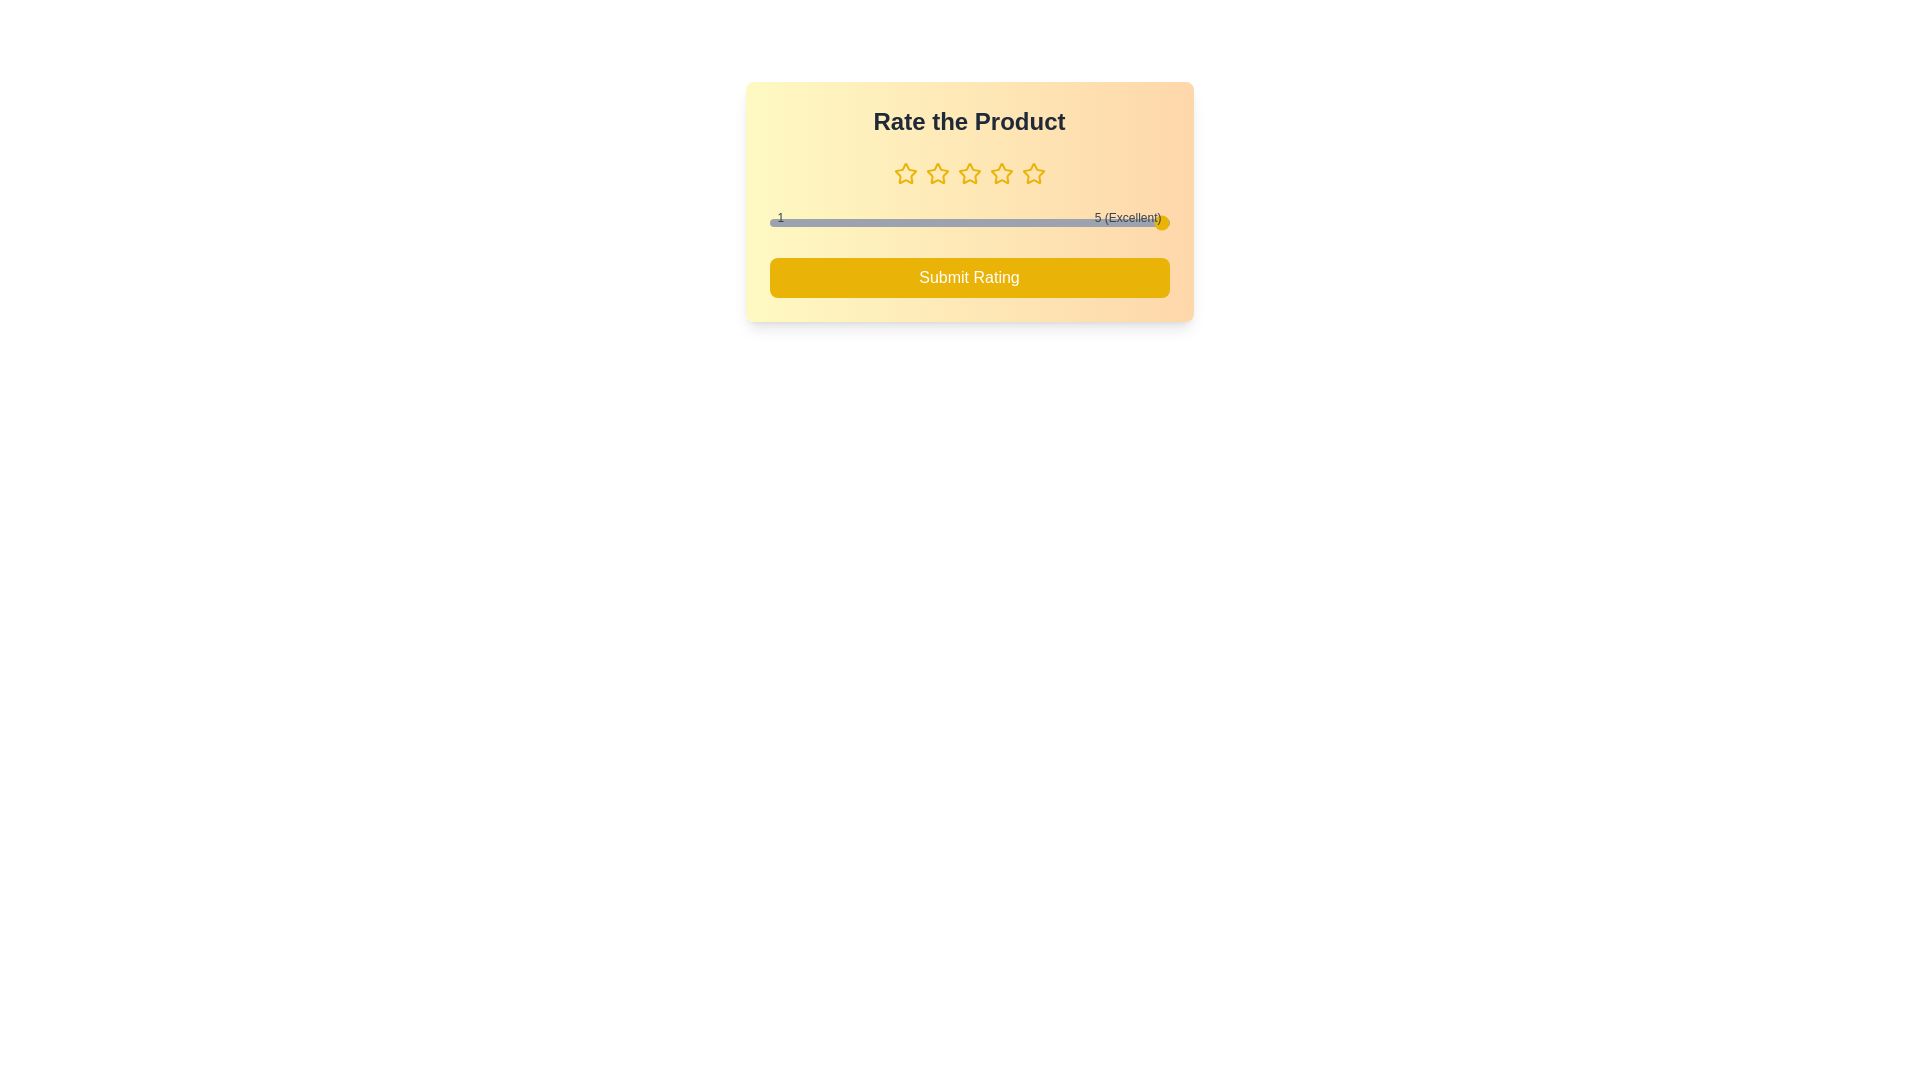 Image resolution: width=1920 pixels, height=1080 pixels. What do you see at coordinates (869, 223) in the screenshot?
I see `the slider to set the rating to 2 (1 to 5)` at bounding box center [869, 223].